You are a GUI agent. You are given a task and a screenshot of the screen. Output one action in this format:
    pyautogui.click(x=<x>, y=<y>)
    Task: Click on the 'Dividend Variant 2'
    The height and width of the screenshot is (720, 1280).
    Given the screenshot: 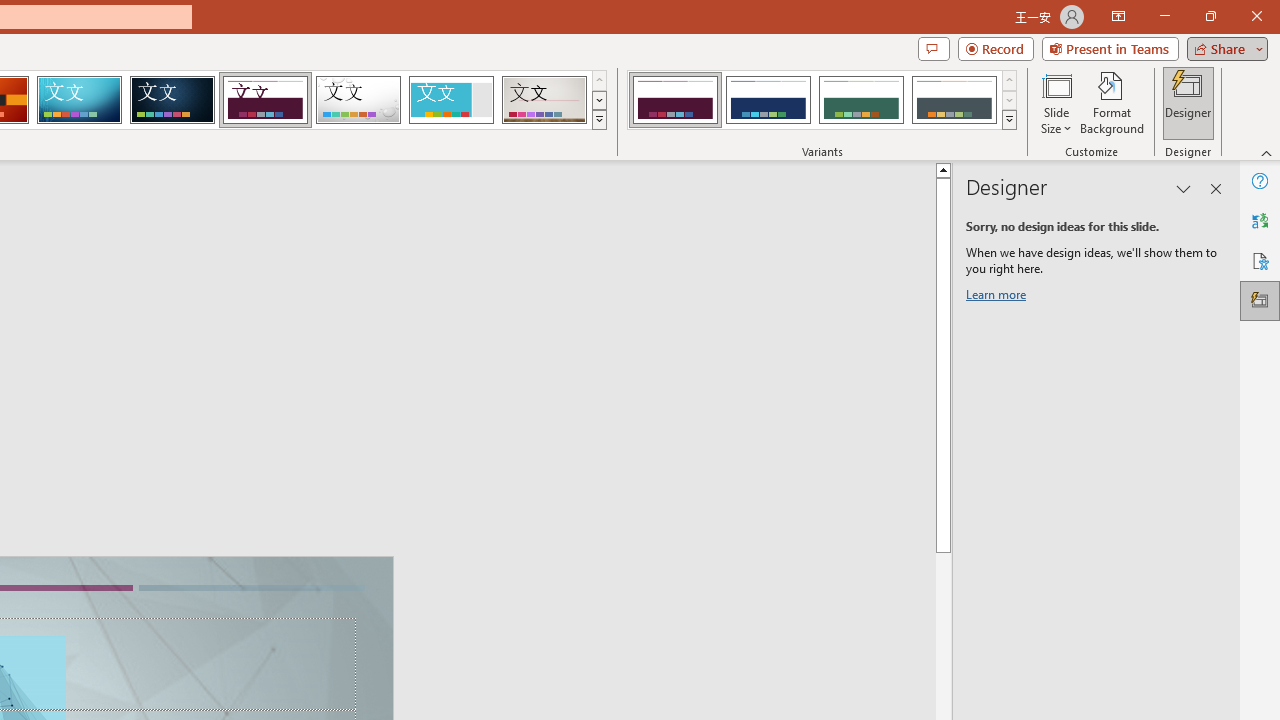 What is the action you would take?
    pyautogui.click(x=767, y=100)
    